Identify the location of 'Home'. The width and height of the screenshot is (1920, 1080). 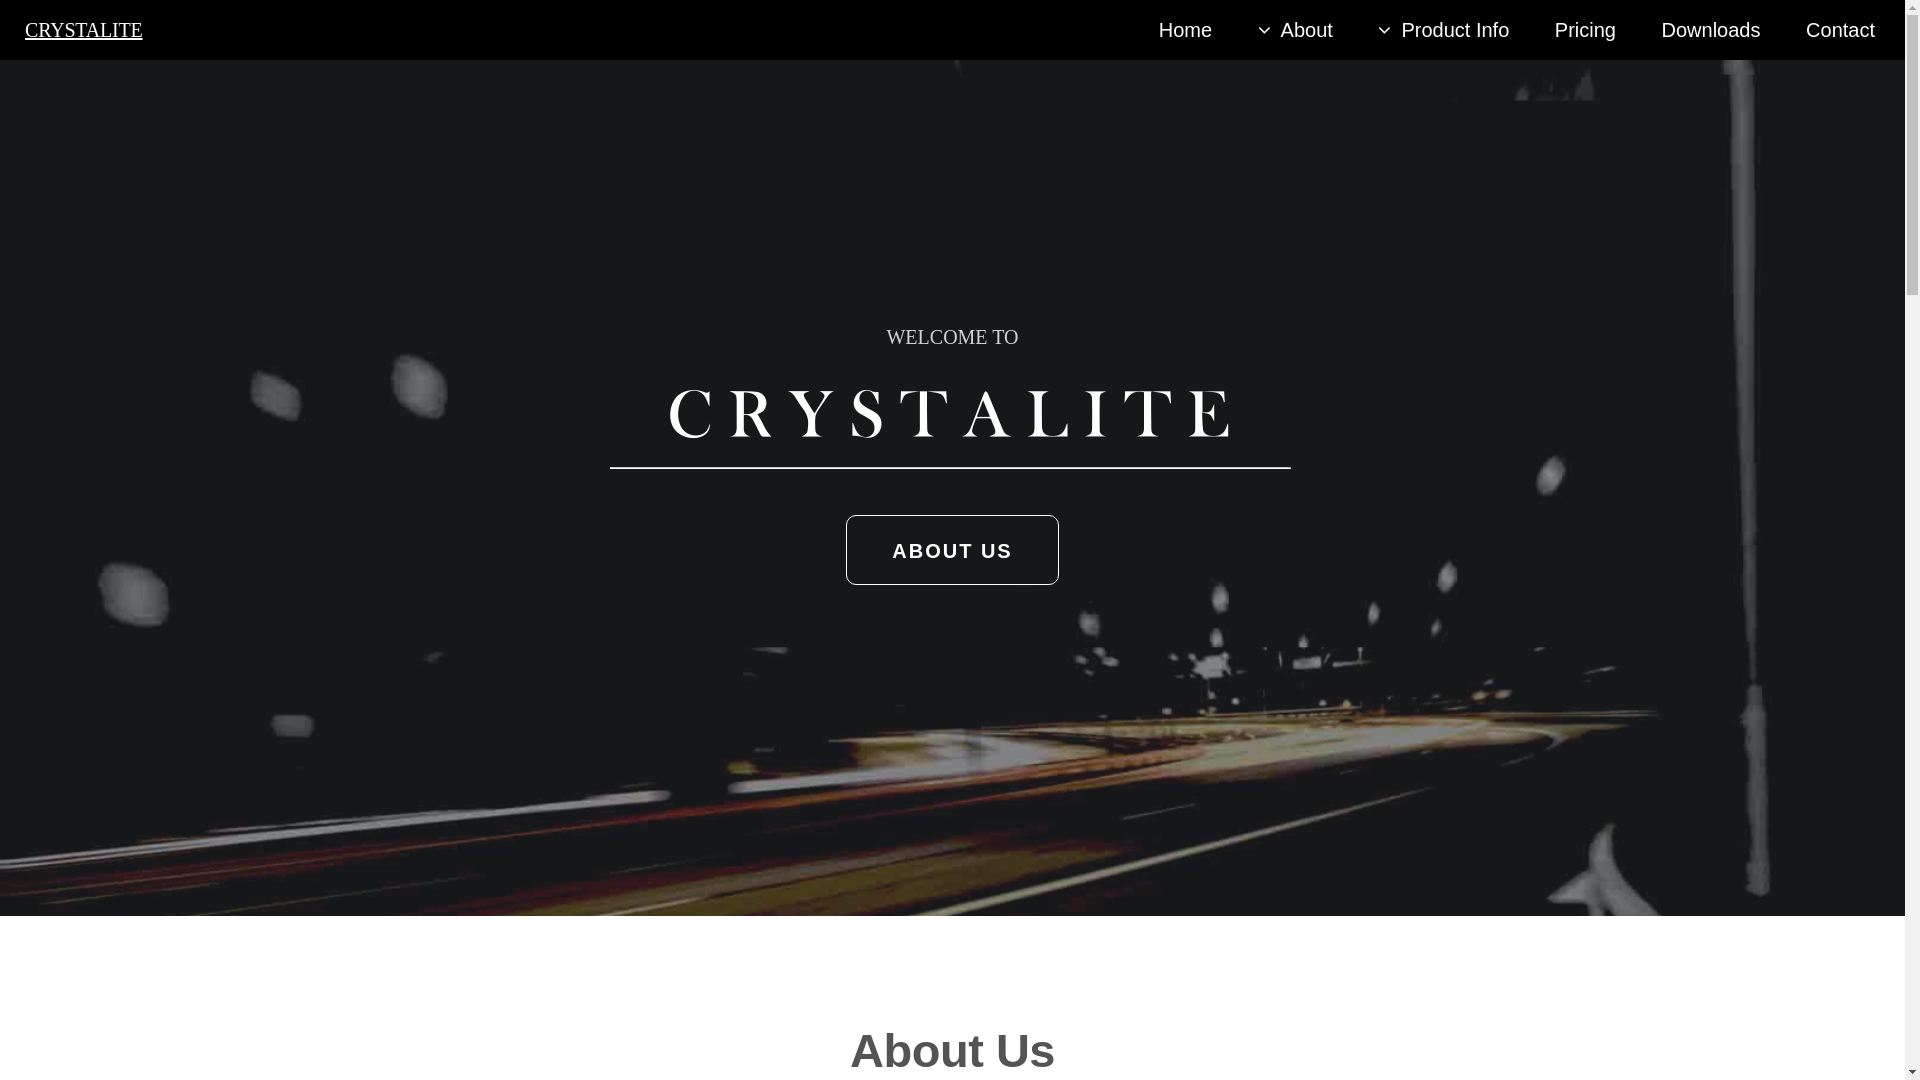
(1185, 30).